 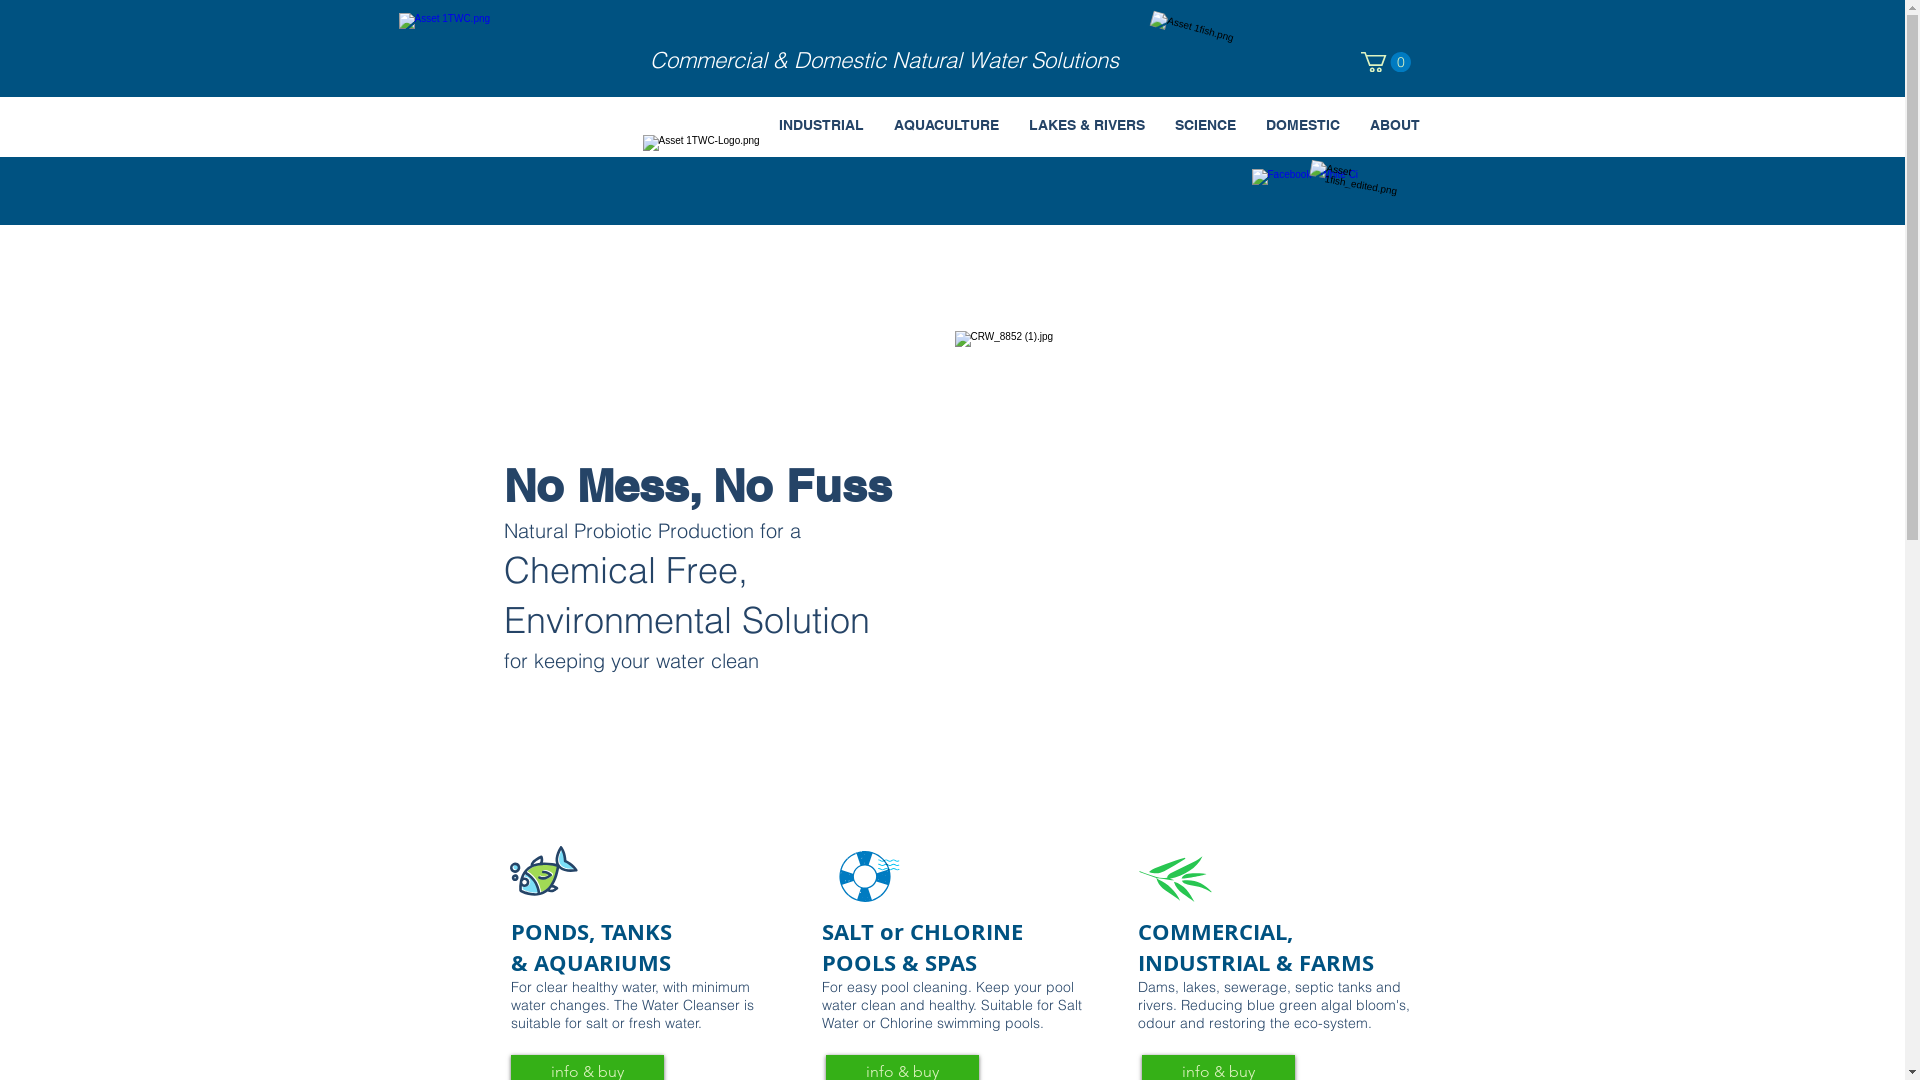 What do you see at coordinates (1384, 60) in the screenshot?
I see `'0'` at bounding box center [1384, 60].